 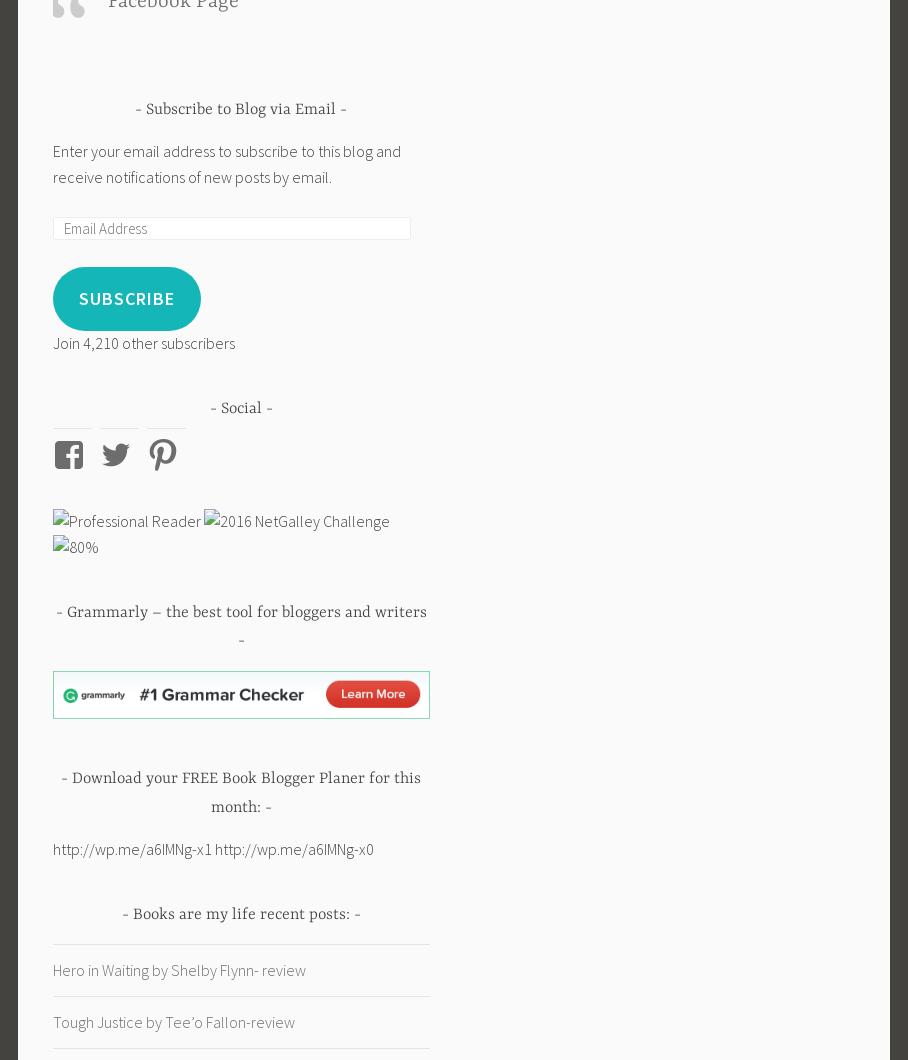 What do you see at coordinates (239, 914) in the screenshot?
I see `'Books are my life recent posts:'` at bounding box center [239, 914].